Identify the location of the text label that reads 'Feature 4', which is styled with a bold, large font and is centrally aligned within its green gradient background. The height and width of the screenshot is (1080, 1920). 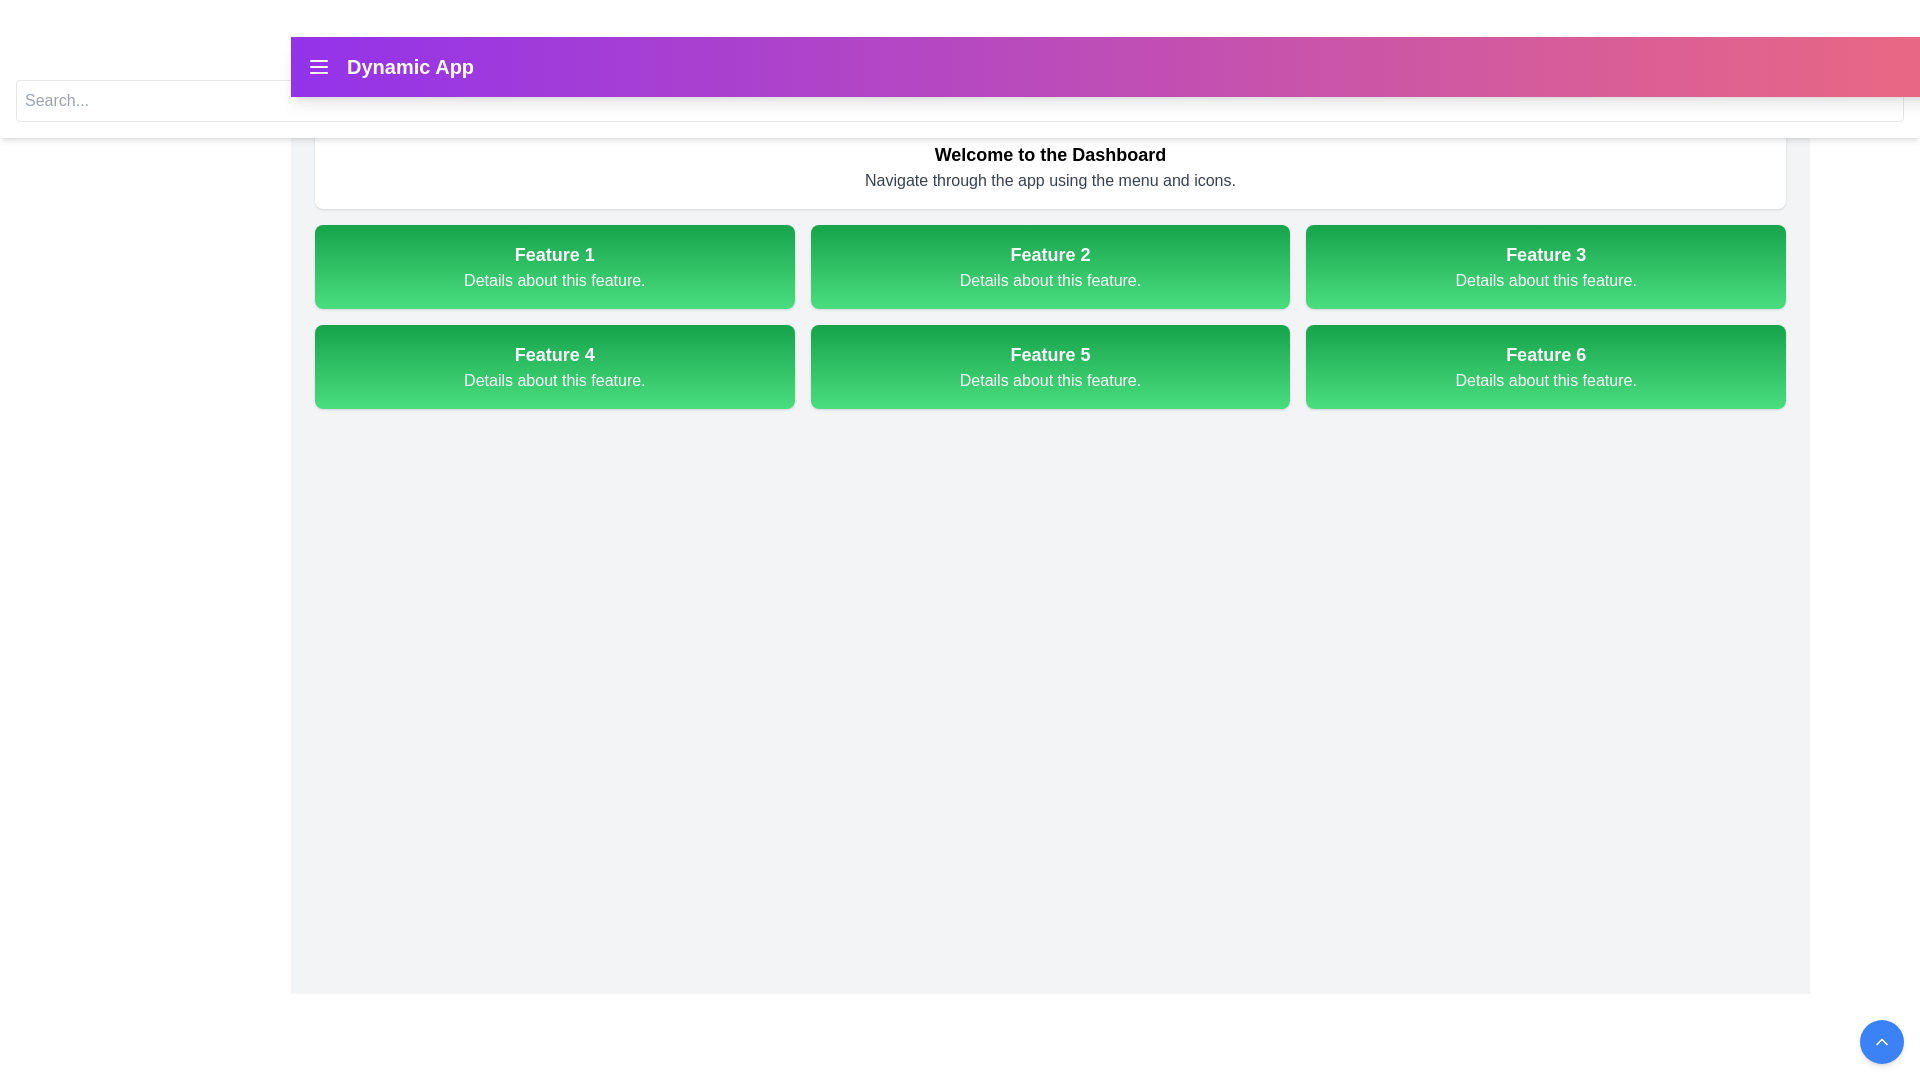
(554, 353).